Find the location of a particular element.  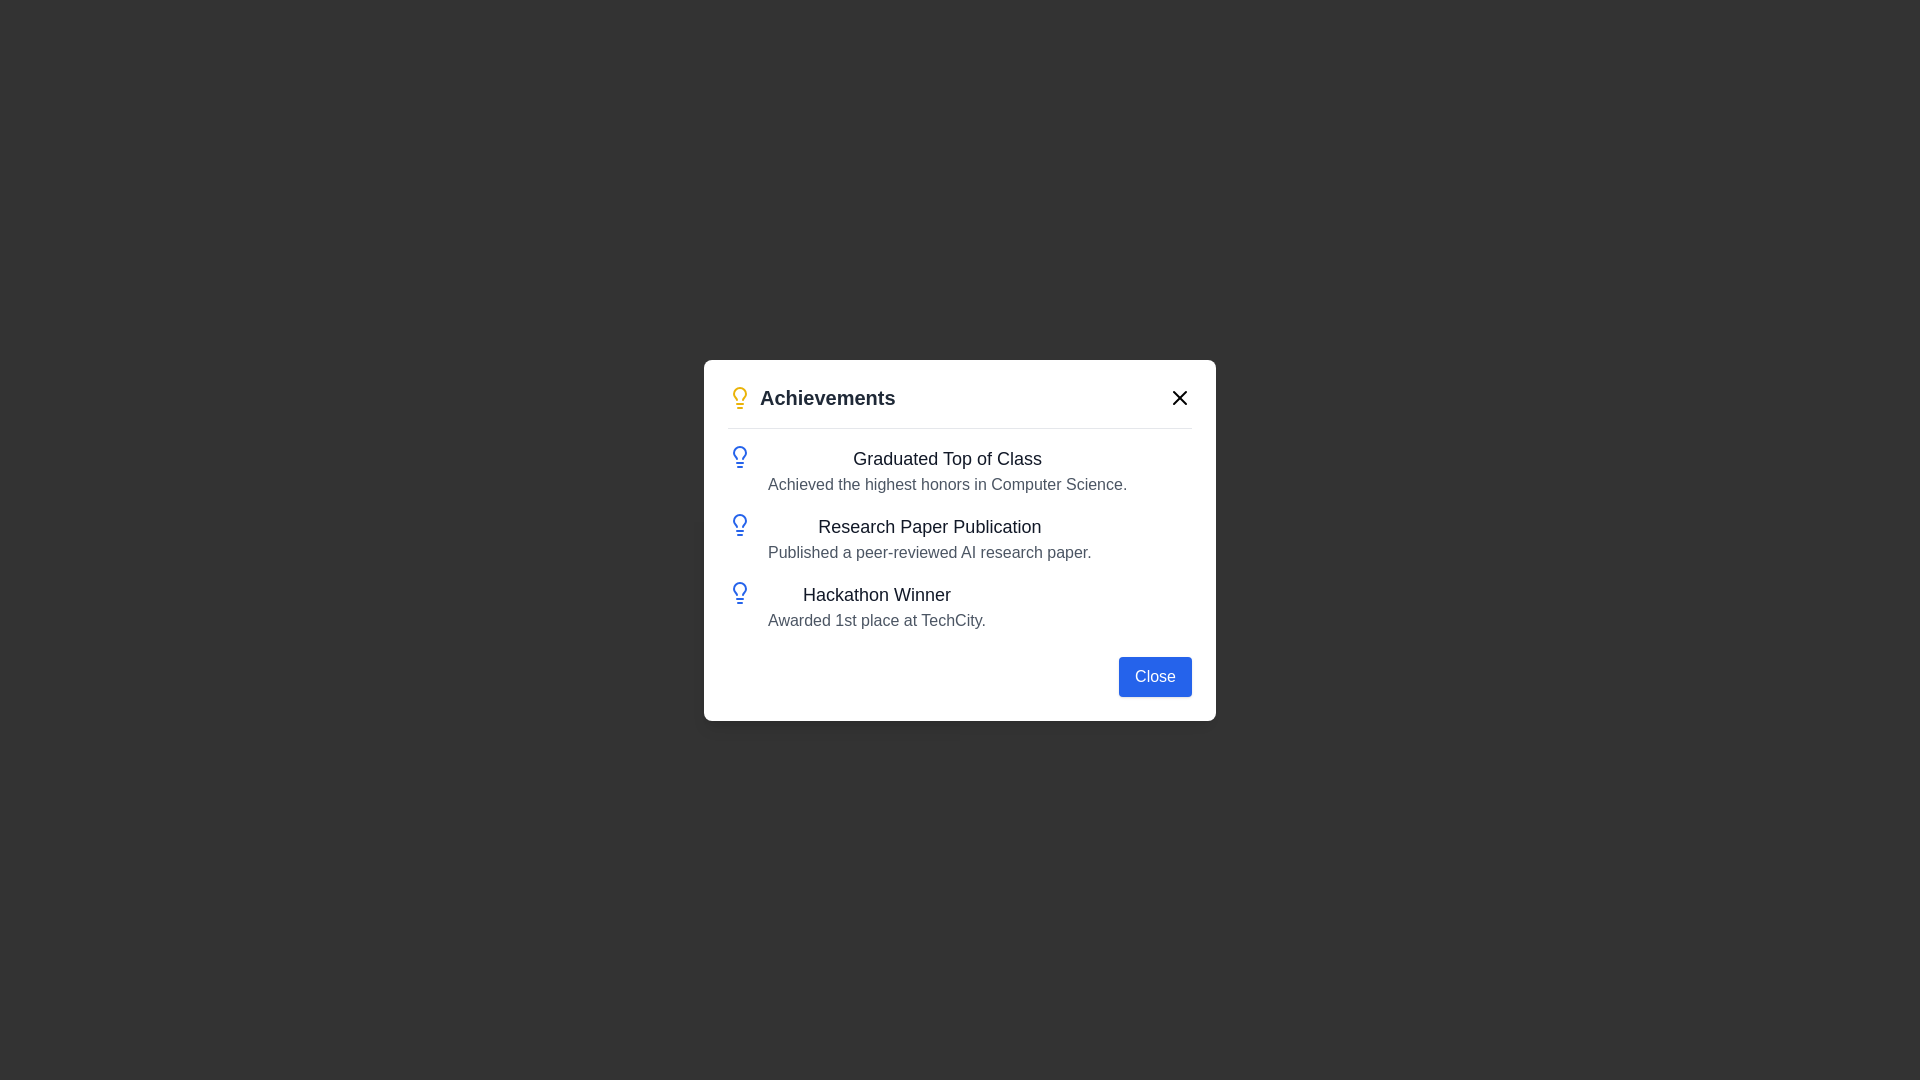

the close button located in the bottom-right corner of the 'Achievements' dialog box is located at coordinates (1155, 675).